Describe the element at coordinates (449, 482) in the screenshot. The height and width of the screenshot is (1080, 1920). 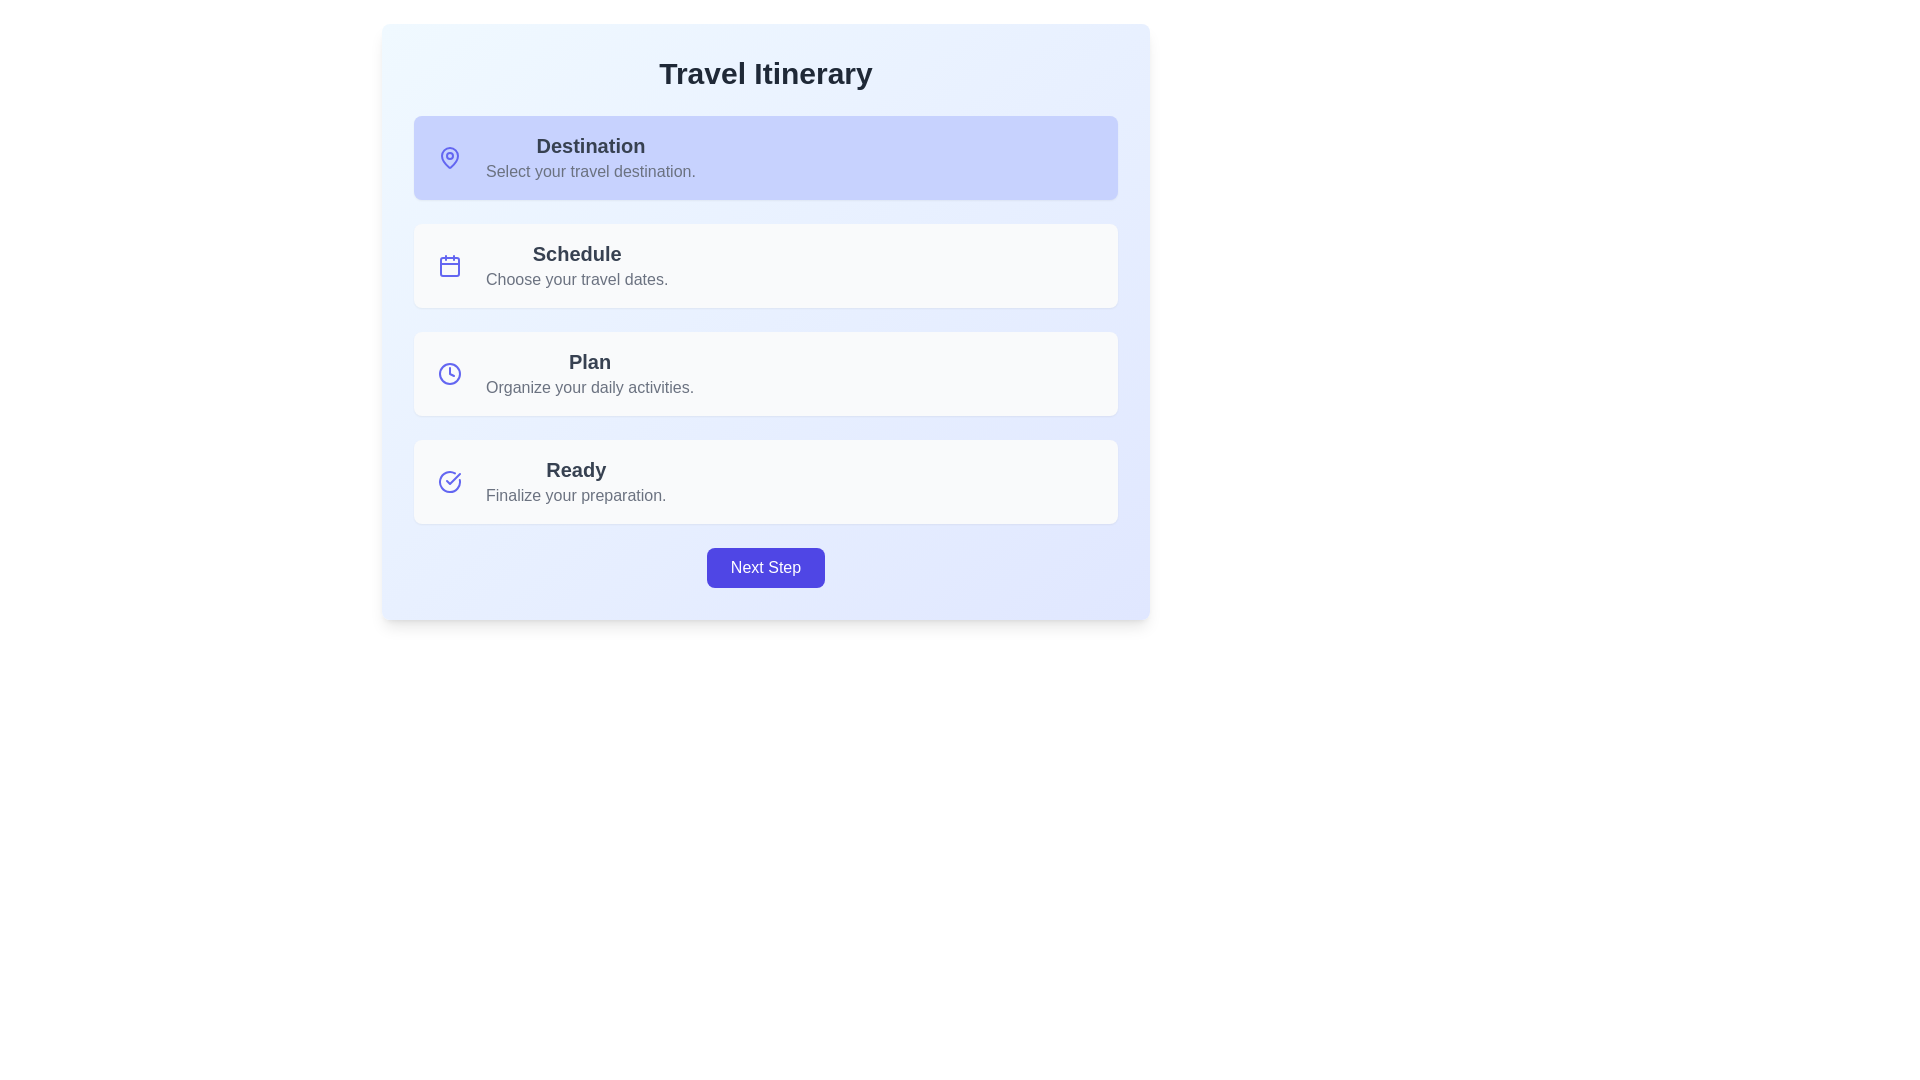
I see `the indigo rounded button with a check mark icon, located to the left of the text 'Ready' in the interface` at that location.